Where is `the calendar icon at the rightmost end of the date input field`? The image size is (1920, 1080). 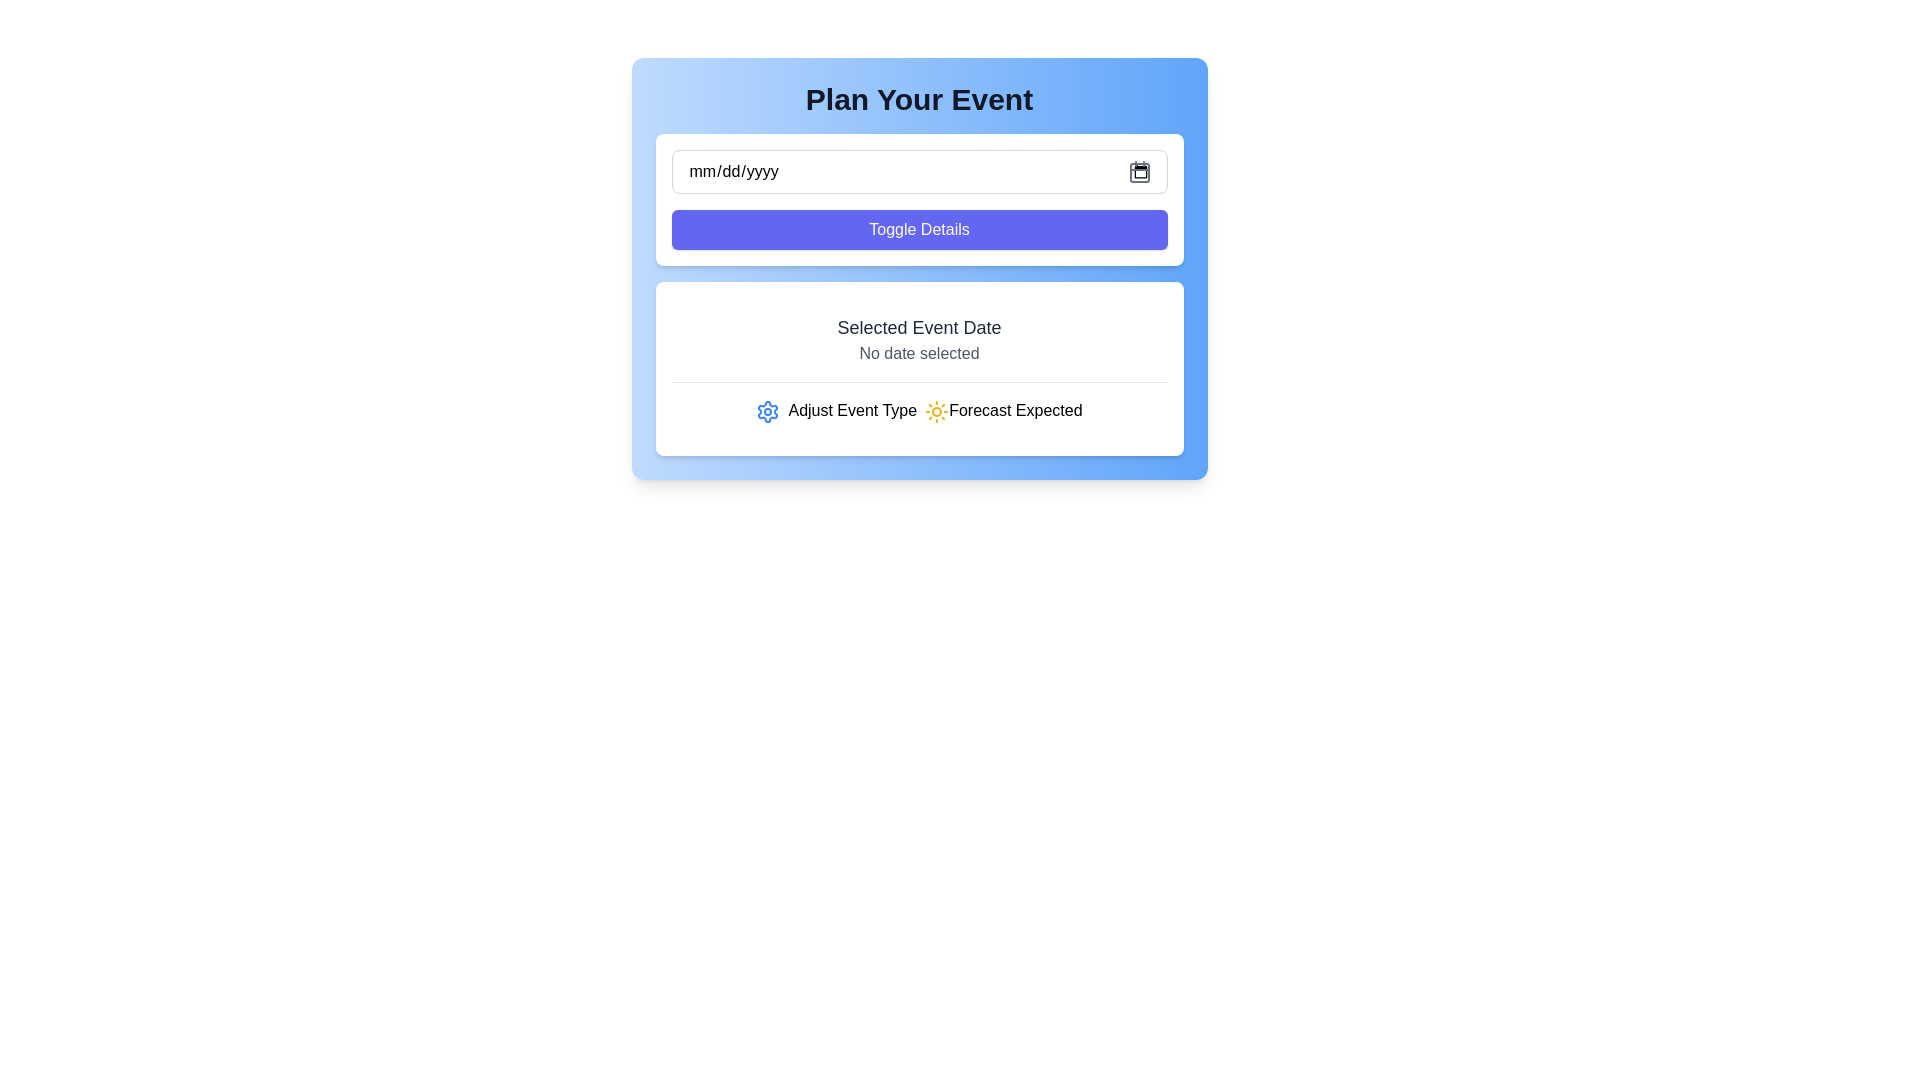 the calendar icon at the rightmost end of the date input field is located at coordinates (1139, 171).